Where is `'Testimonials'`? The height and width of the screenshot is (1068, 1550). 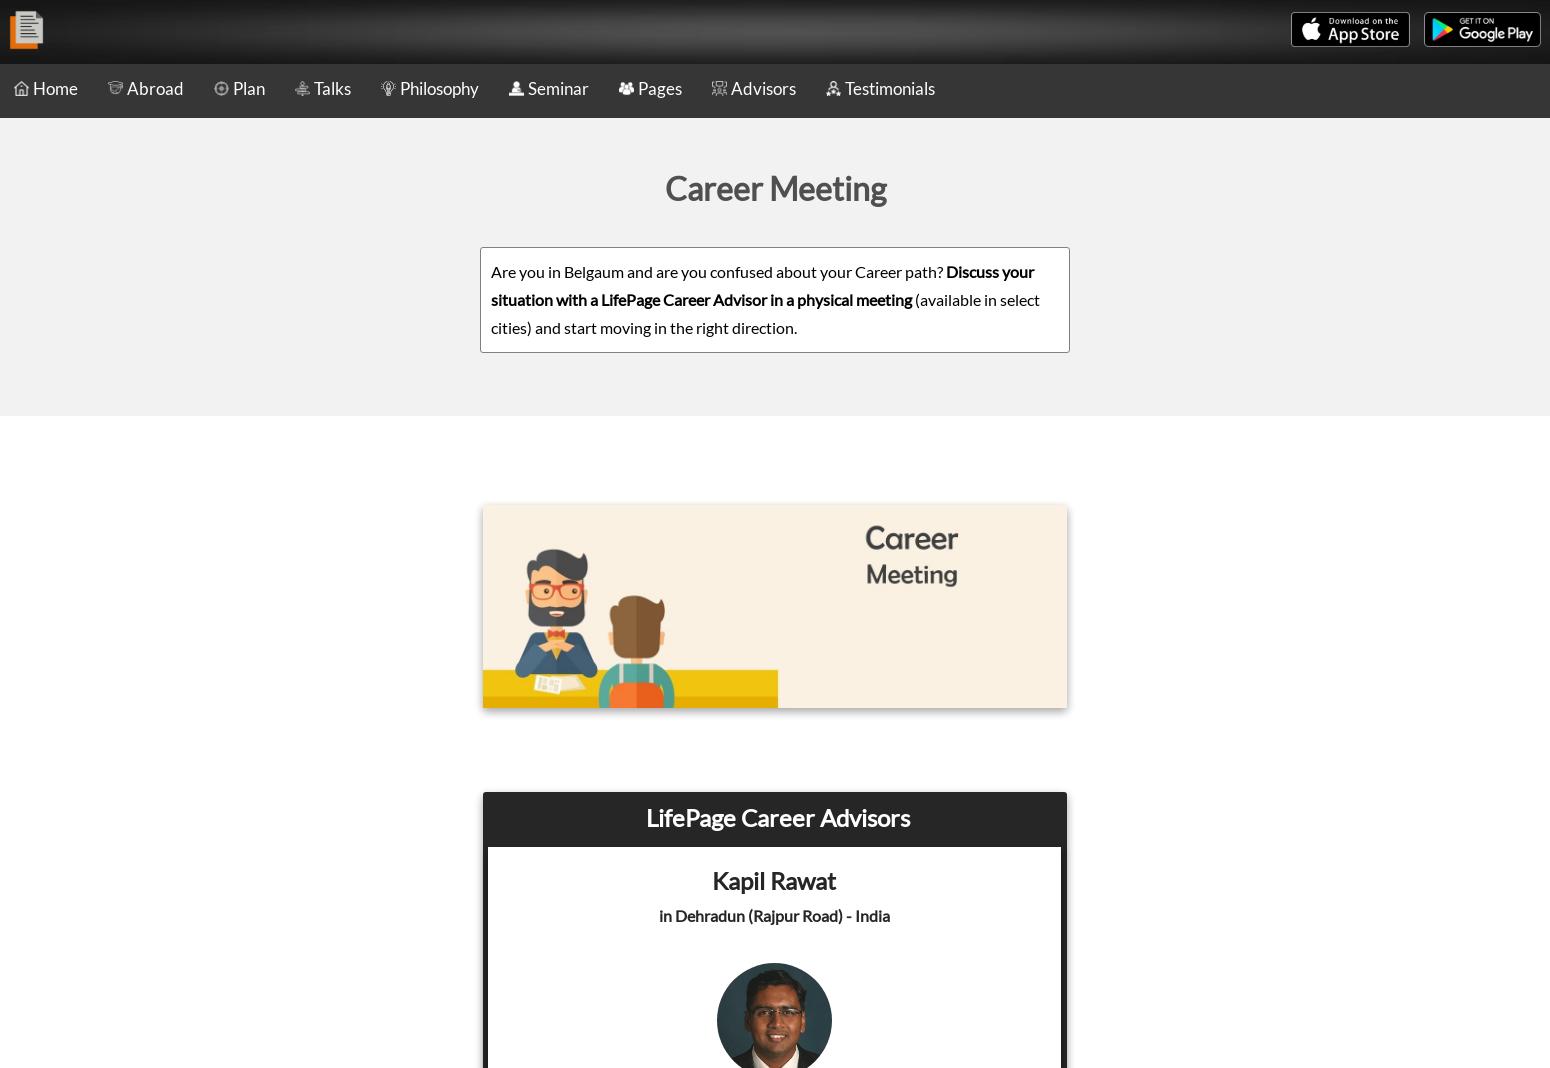 'Testimonials' is located at coordinates (890, 87).